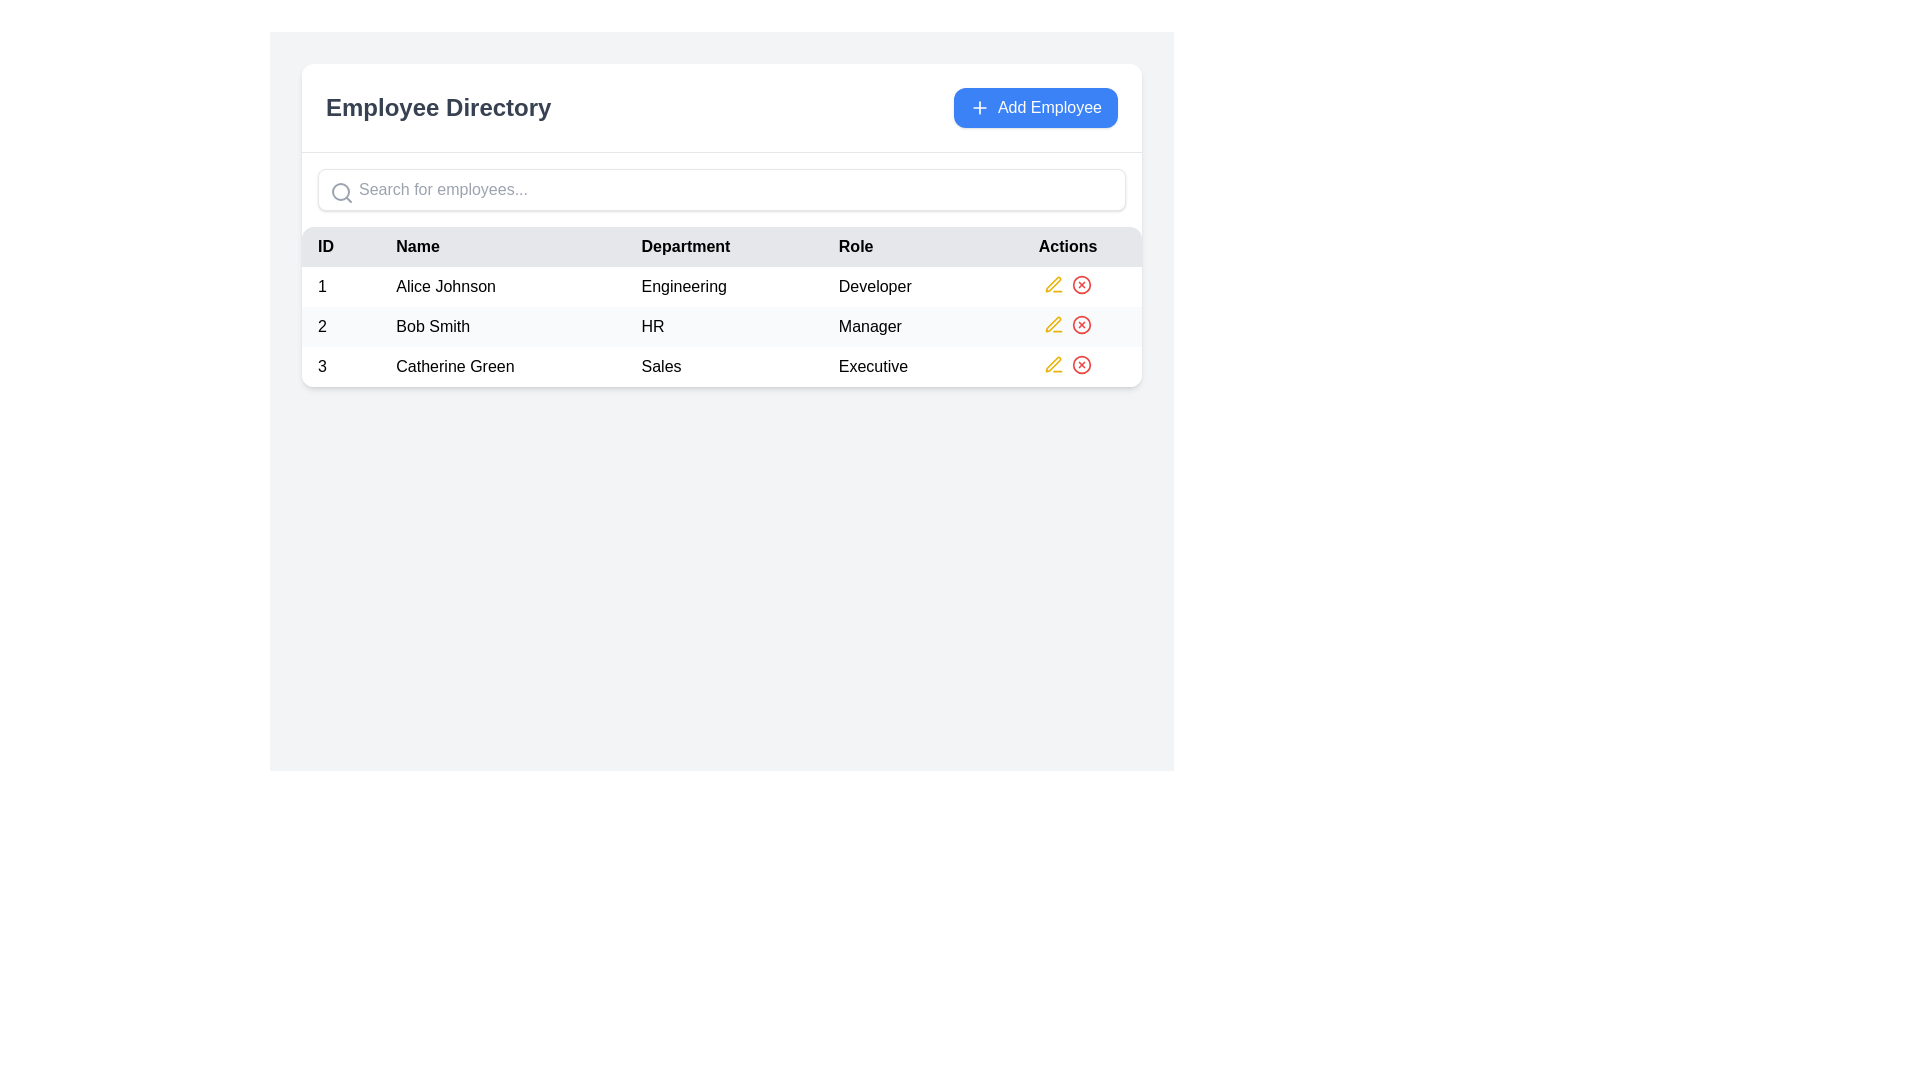 The width and height of the screenshot is (1920, 1080). Describe the element at coordinates (1080, 285) in the screenshot. I see `the deletion button located in the 'Actions' column of the table, specifically in the first row next to the 'Edit' icon` at that location.